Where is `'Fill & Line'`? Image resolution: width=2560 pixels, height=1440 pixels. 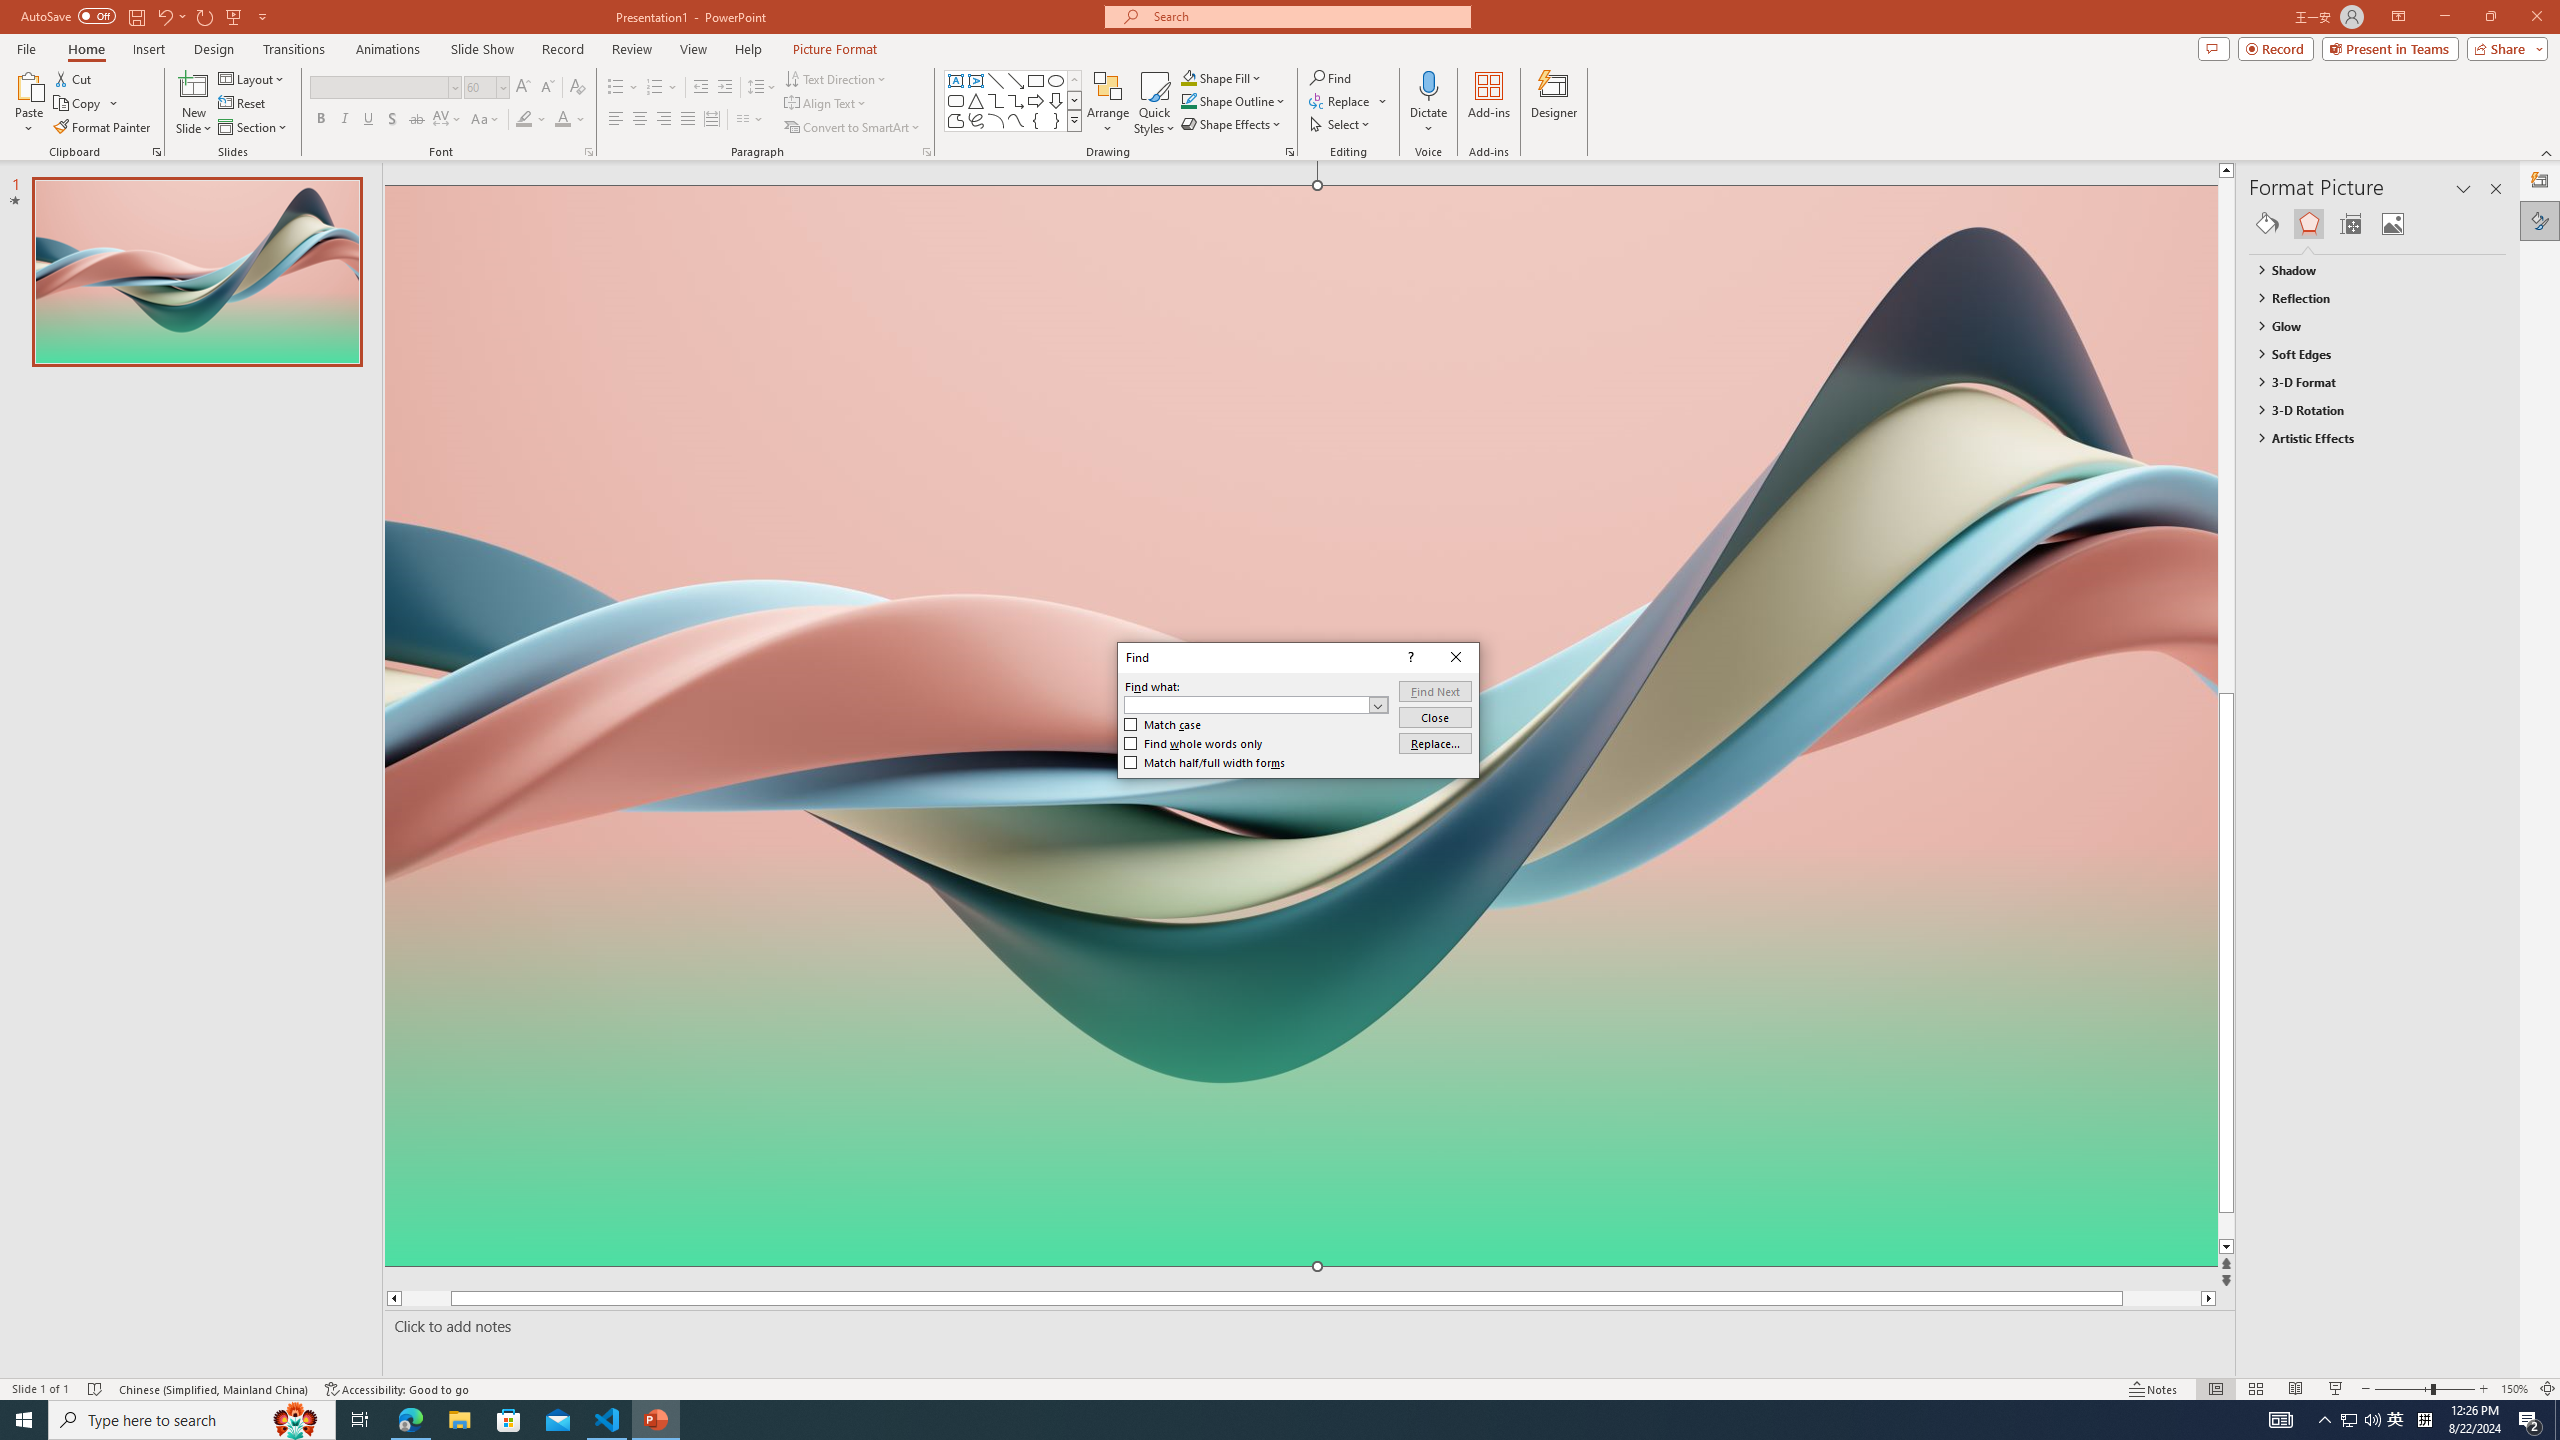
'Fill & Line' is located at coordinates (2266, 222).